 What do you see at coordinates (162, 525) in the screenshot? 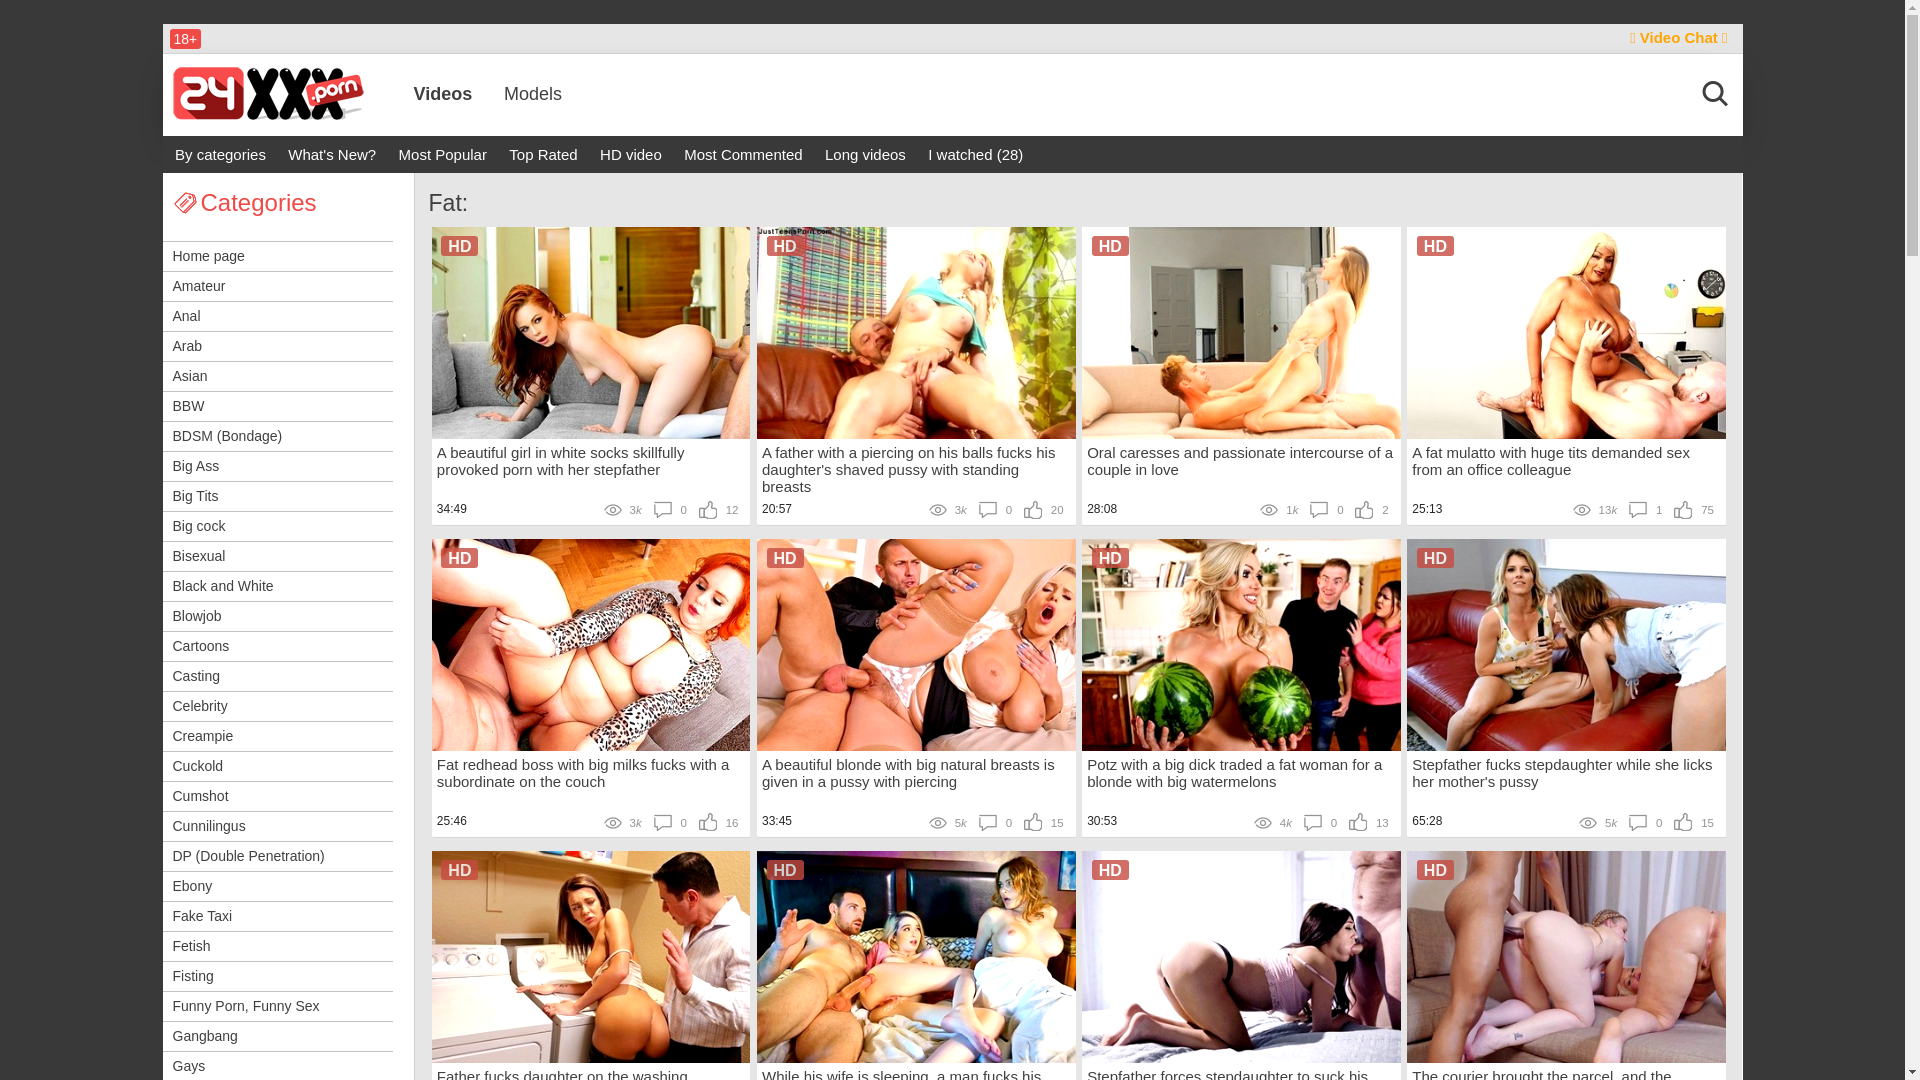
I see `'Big cock'` at bounding box center [162, 525].